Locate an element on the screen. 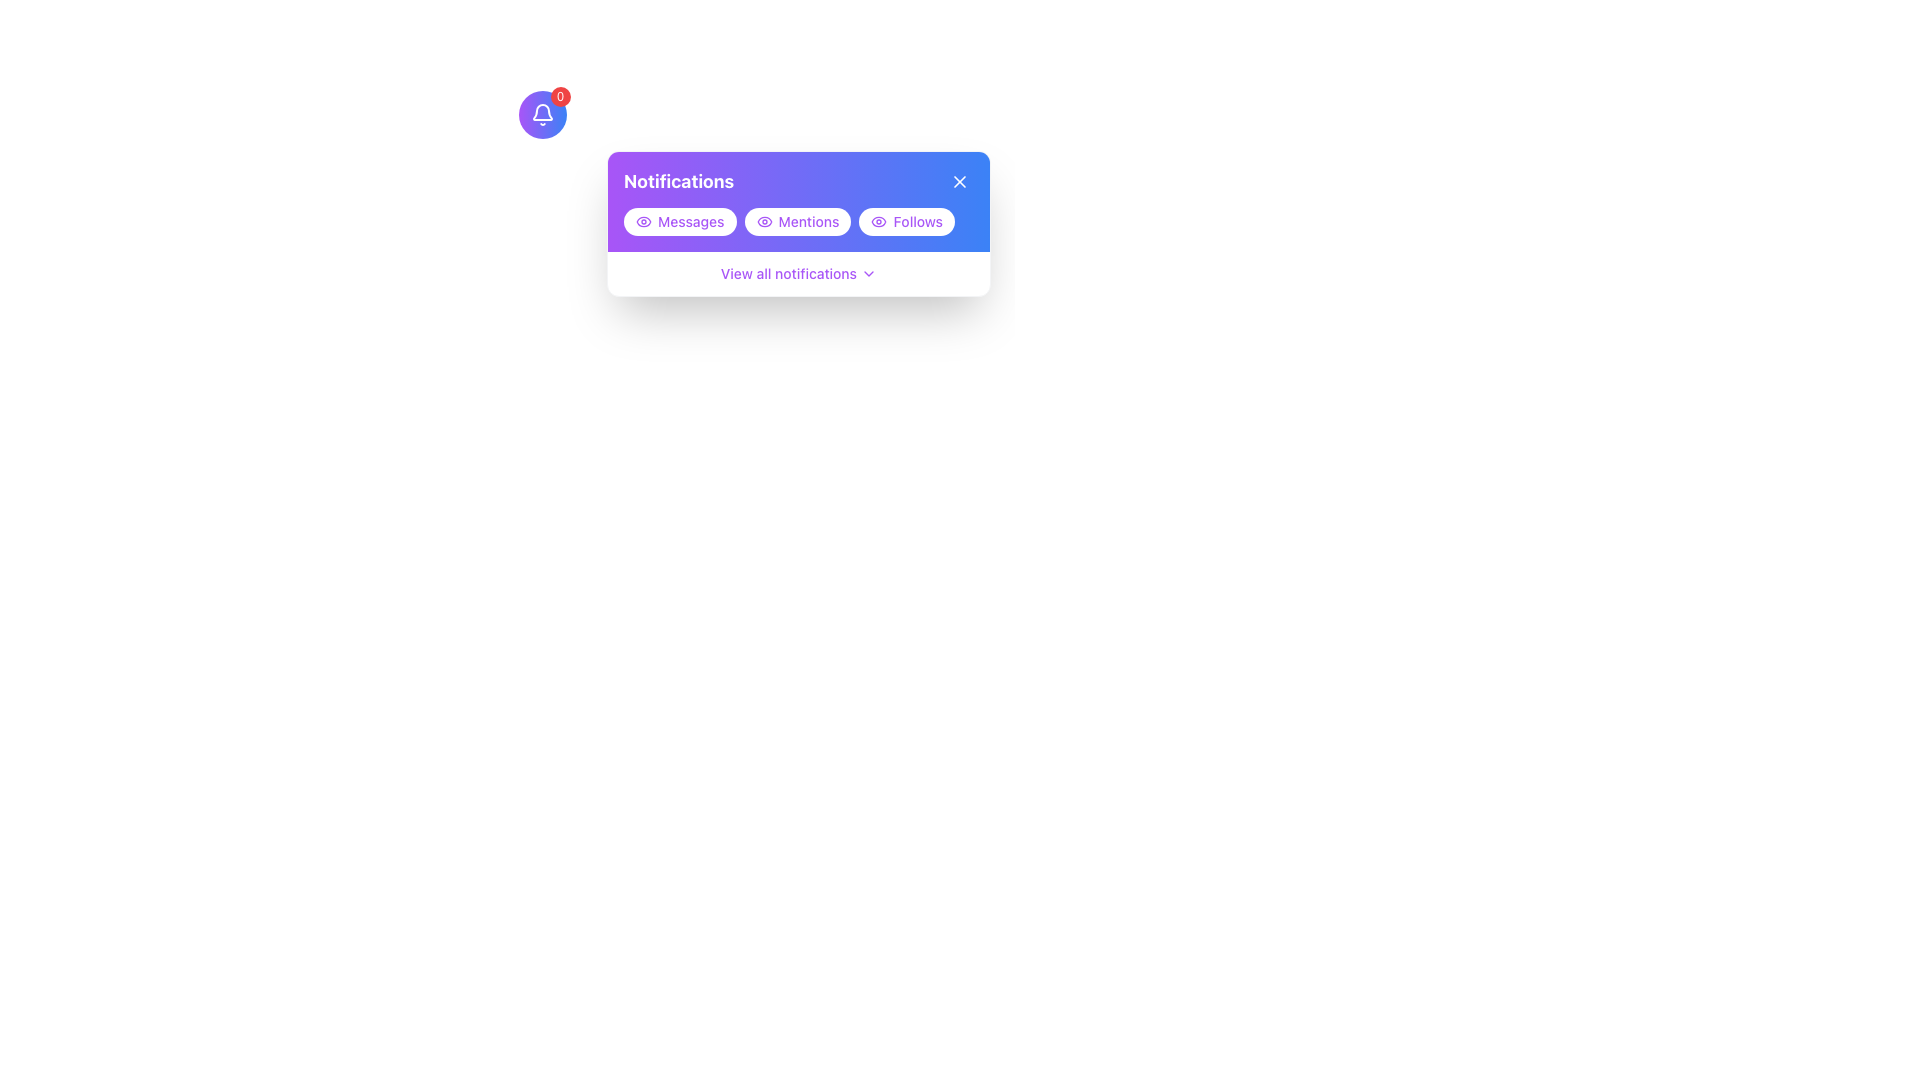 This screenshot has height=1080, width=1920. the close button for the notifications panel, located at the top-right corner of the panel with a purple background is located at coordinates (960, 181).